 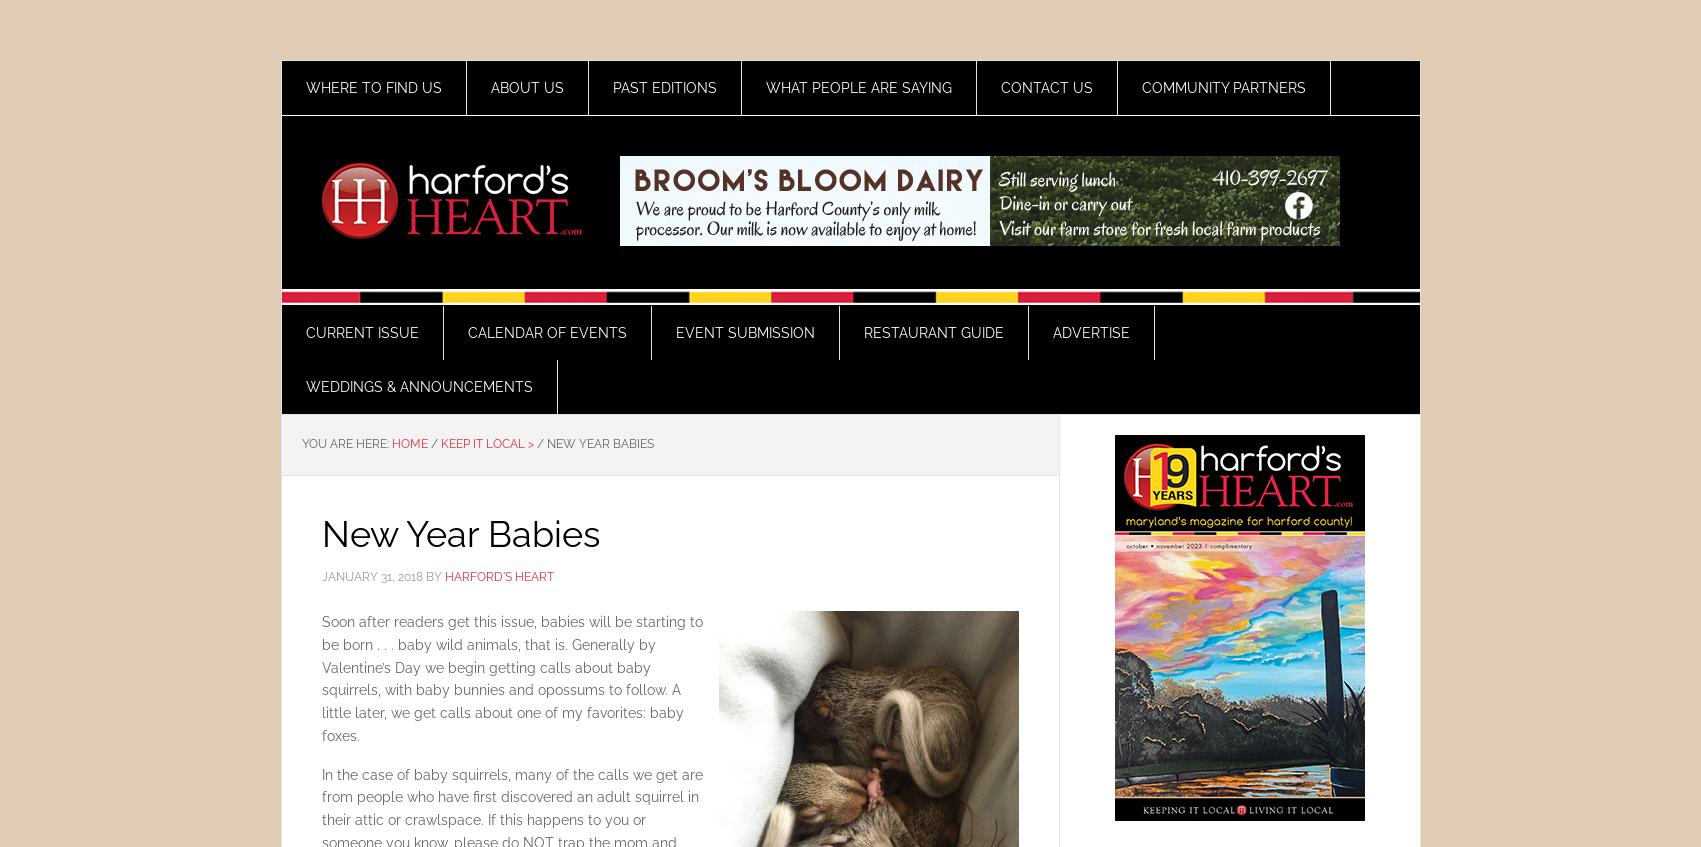 I want to click on 'What People Are Saying', so click(x=764, y=88).